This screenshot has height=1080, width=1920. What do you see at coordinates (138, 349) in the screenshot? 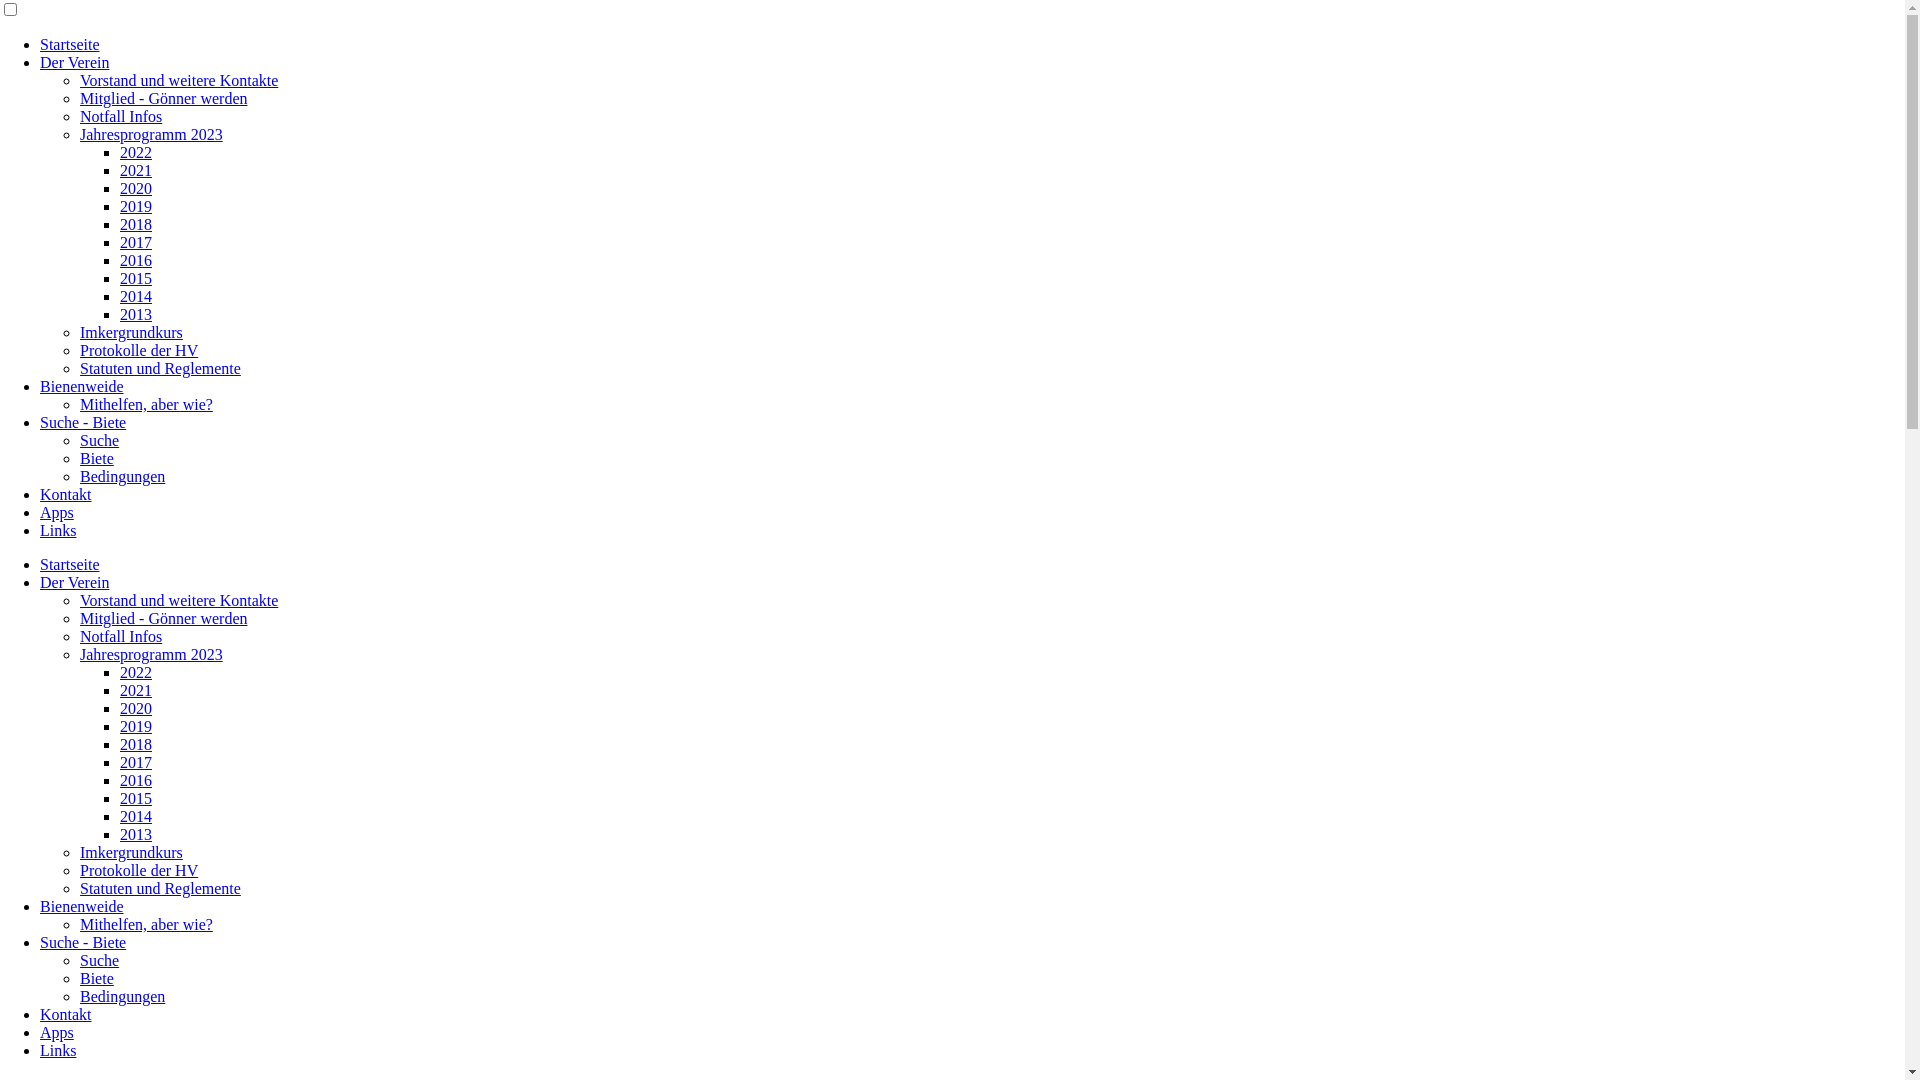
I see `'Protokolle der HV'` at bounding box center [138, 349].